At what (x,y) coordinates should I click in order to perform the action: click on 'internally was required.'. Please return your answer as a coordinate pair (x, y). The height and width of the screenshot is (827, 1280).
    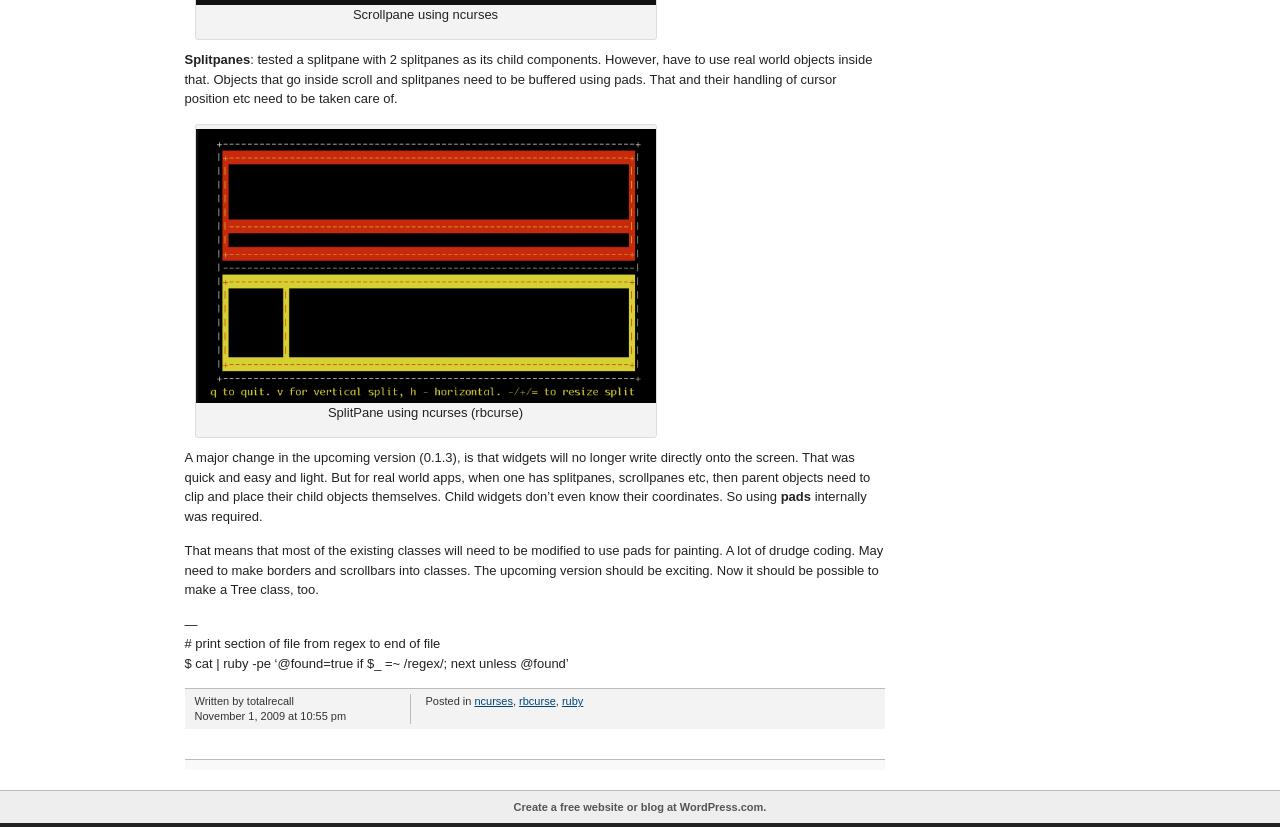
    Looking at the image, I should click on (525, 505).